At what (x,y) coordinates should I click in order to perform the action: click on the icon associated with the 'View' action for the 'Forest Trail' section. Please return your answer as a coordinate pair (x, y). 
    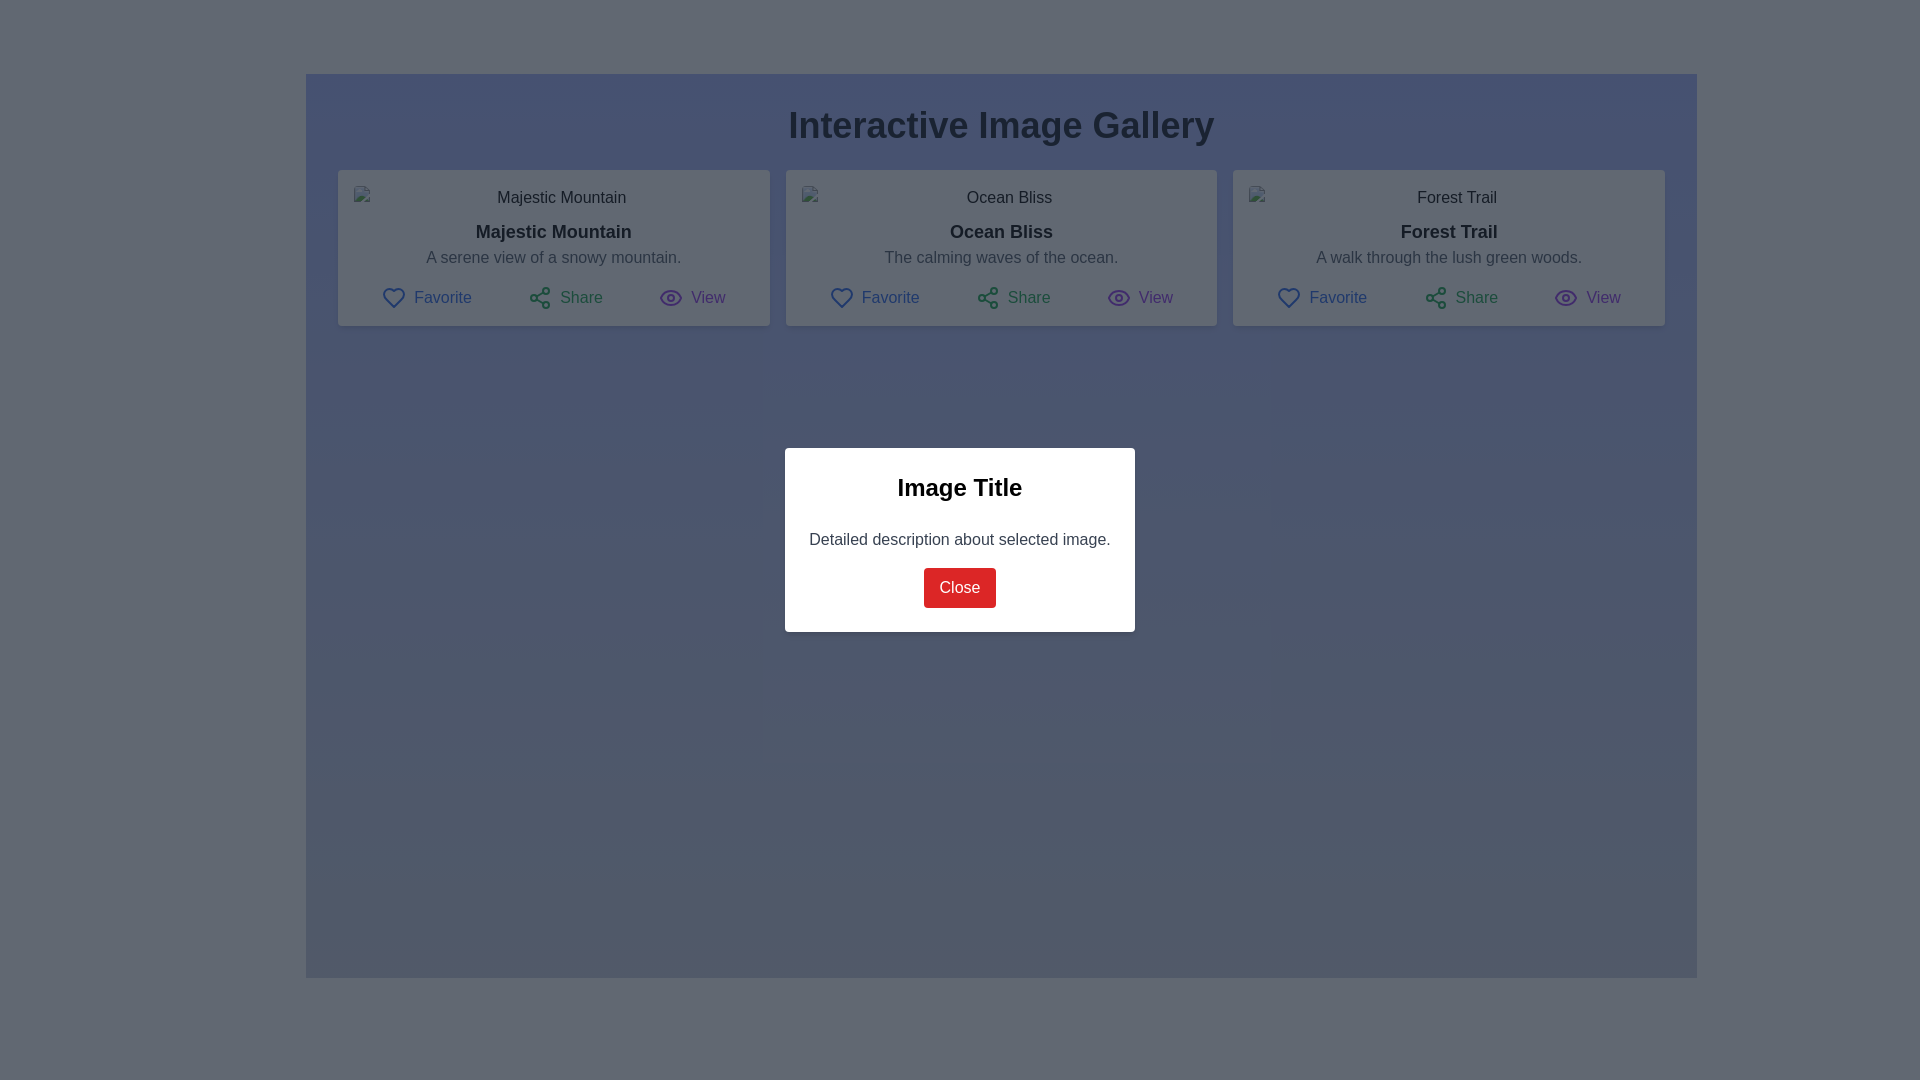
    Looking at the image, I should click on (1565, 297).